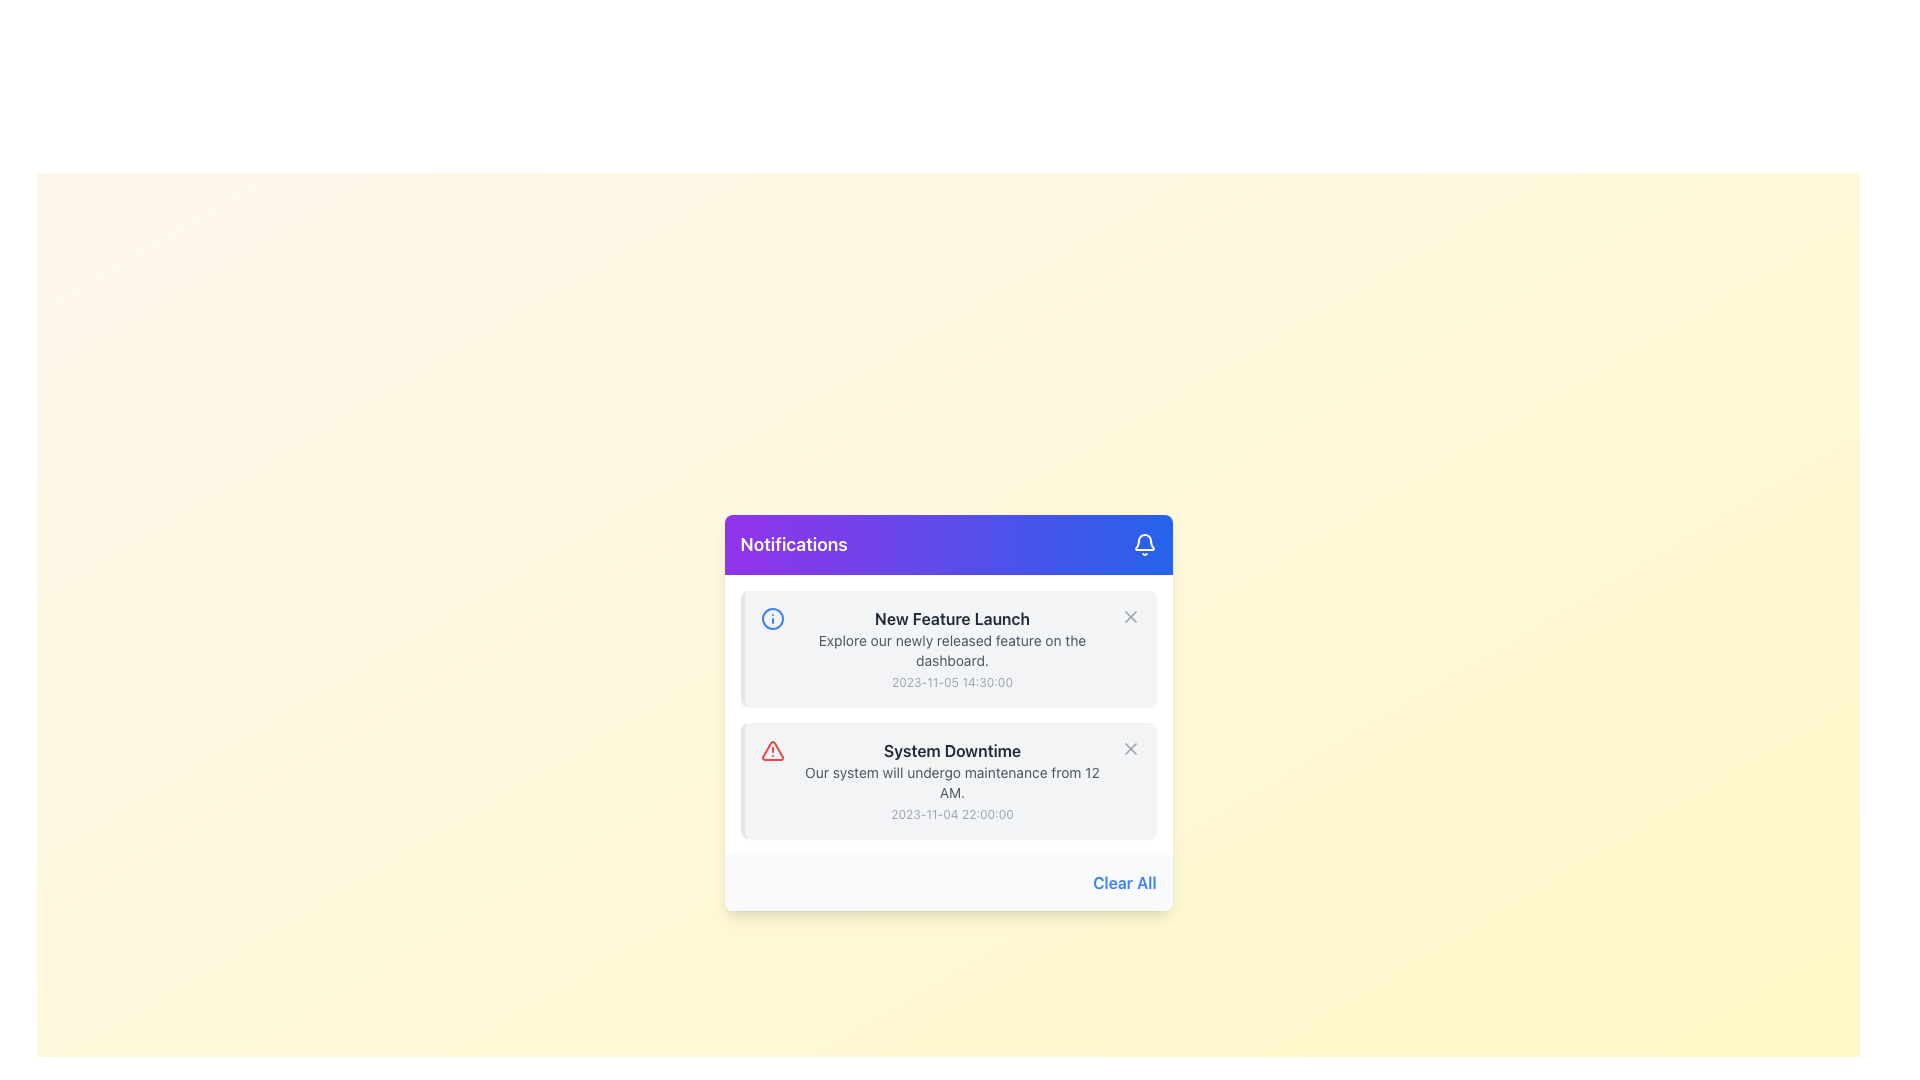 Image resolution: width=1920 pixels, height=1080 pixels. Describe the element at coordinates (771, 617) in the screenshot. I see `the circular icon with a blue outline containing an information symbol, located at the top-left corner of the notification card for 'New Feature Launch'` at that location.